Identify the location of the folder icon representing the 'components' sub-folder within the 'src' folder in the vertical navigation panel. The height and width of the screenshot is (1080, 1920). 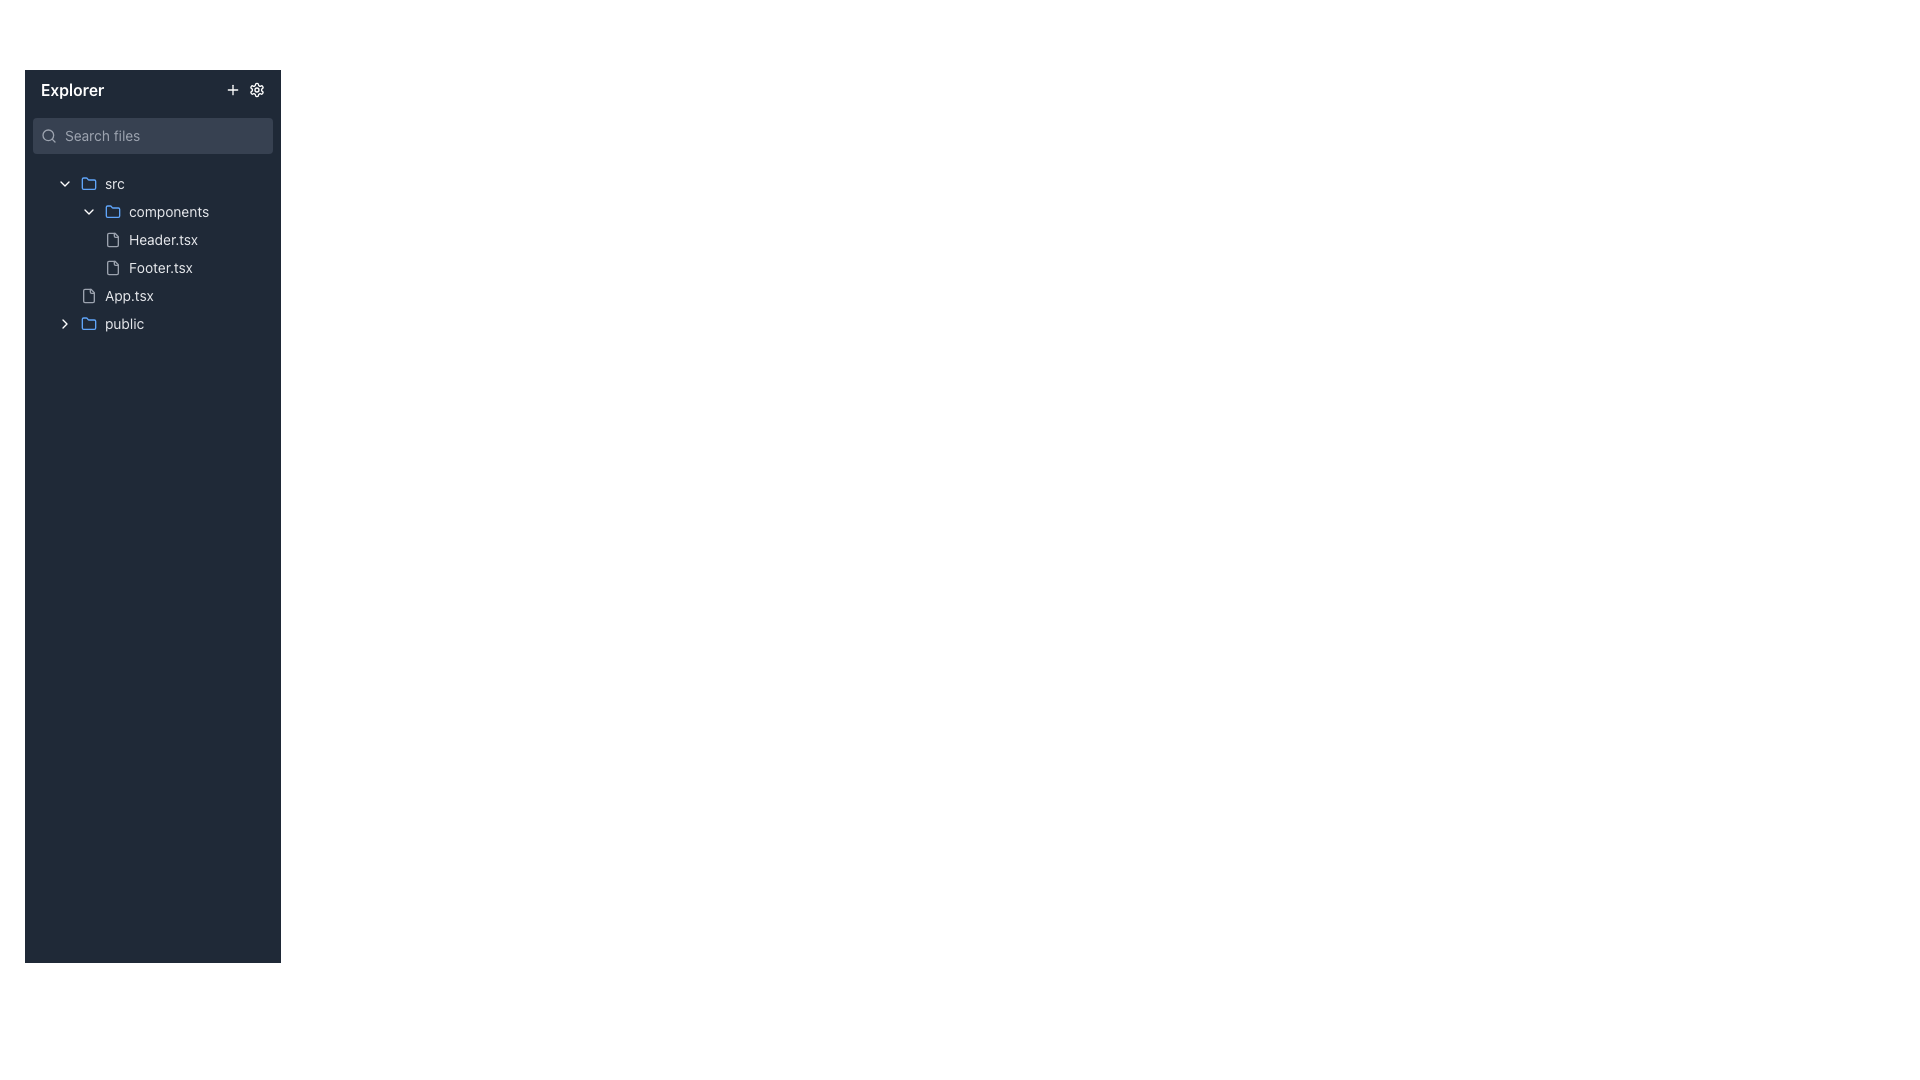
(112, 211).